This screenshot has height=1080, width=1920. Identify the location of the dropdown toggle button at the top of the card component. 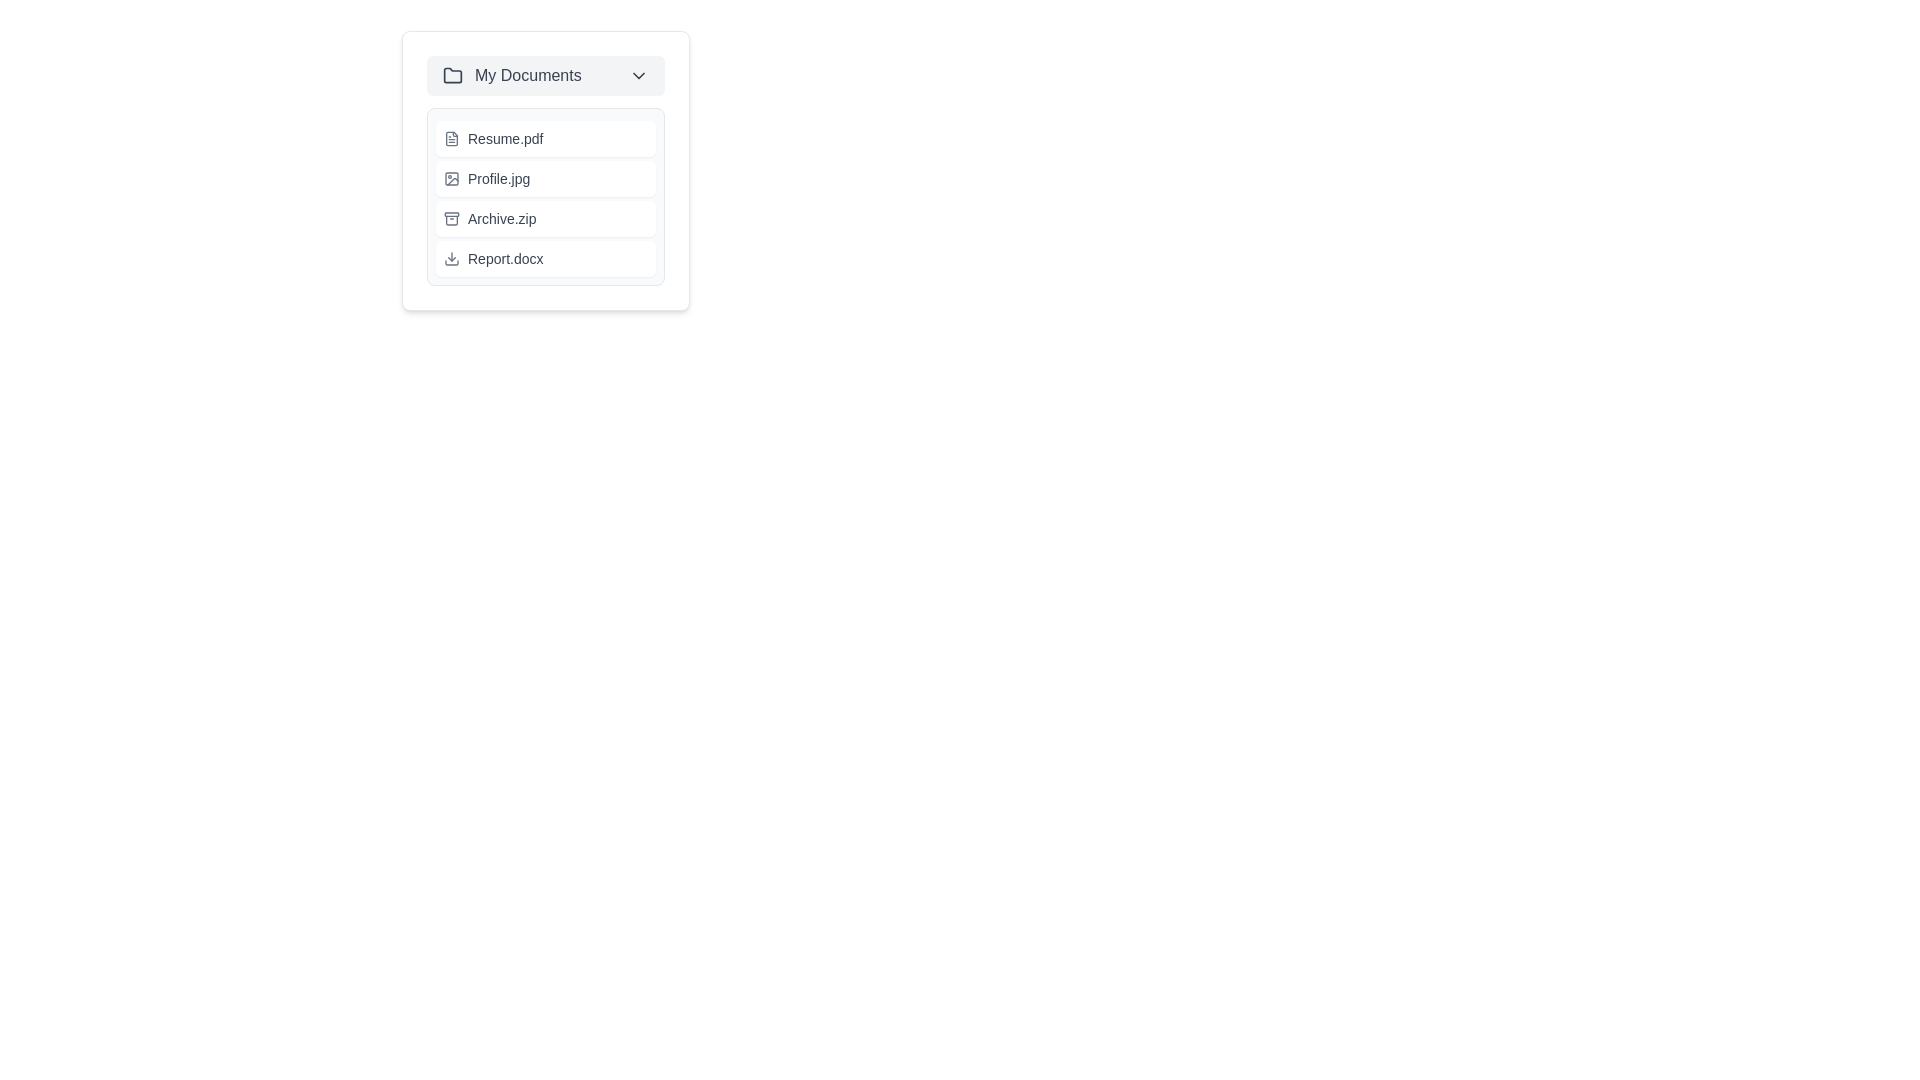
(546, 75).